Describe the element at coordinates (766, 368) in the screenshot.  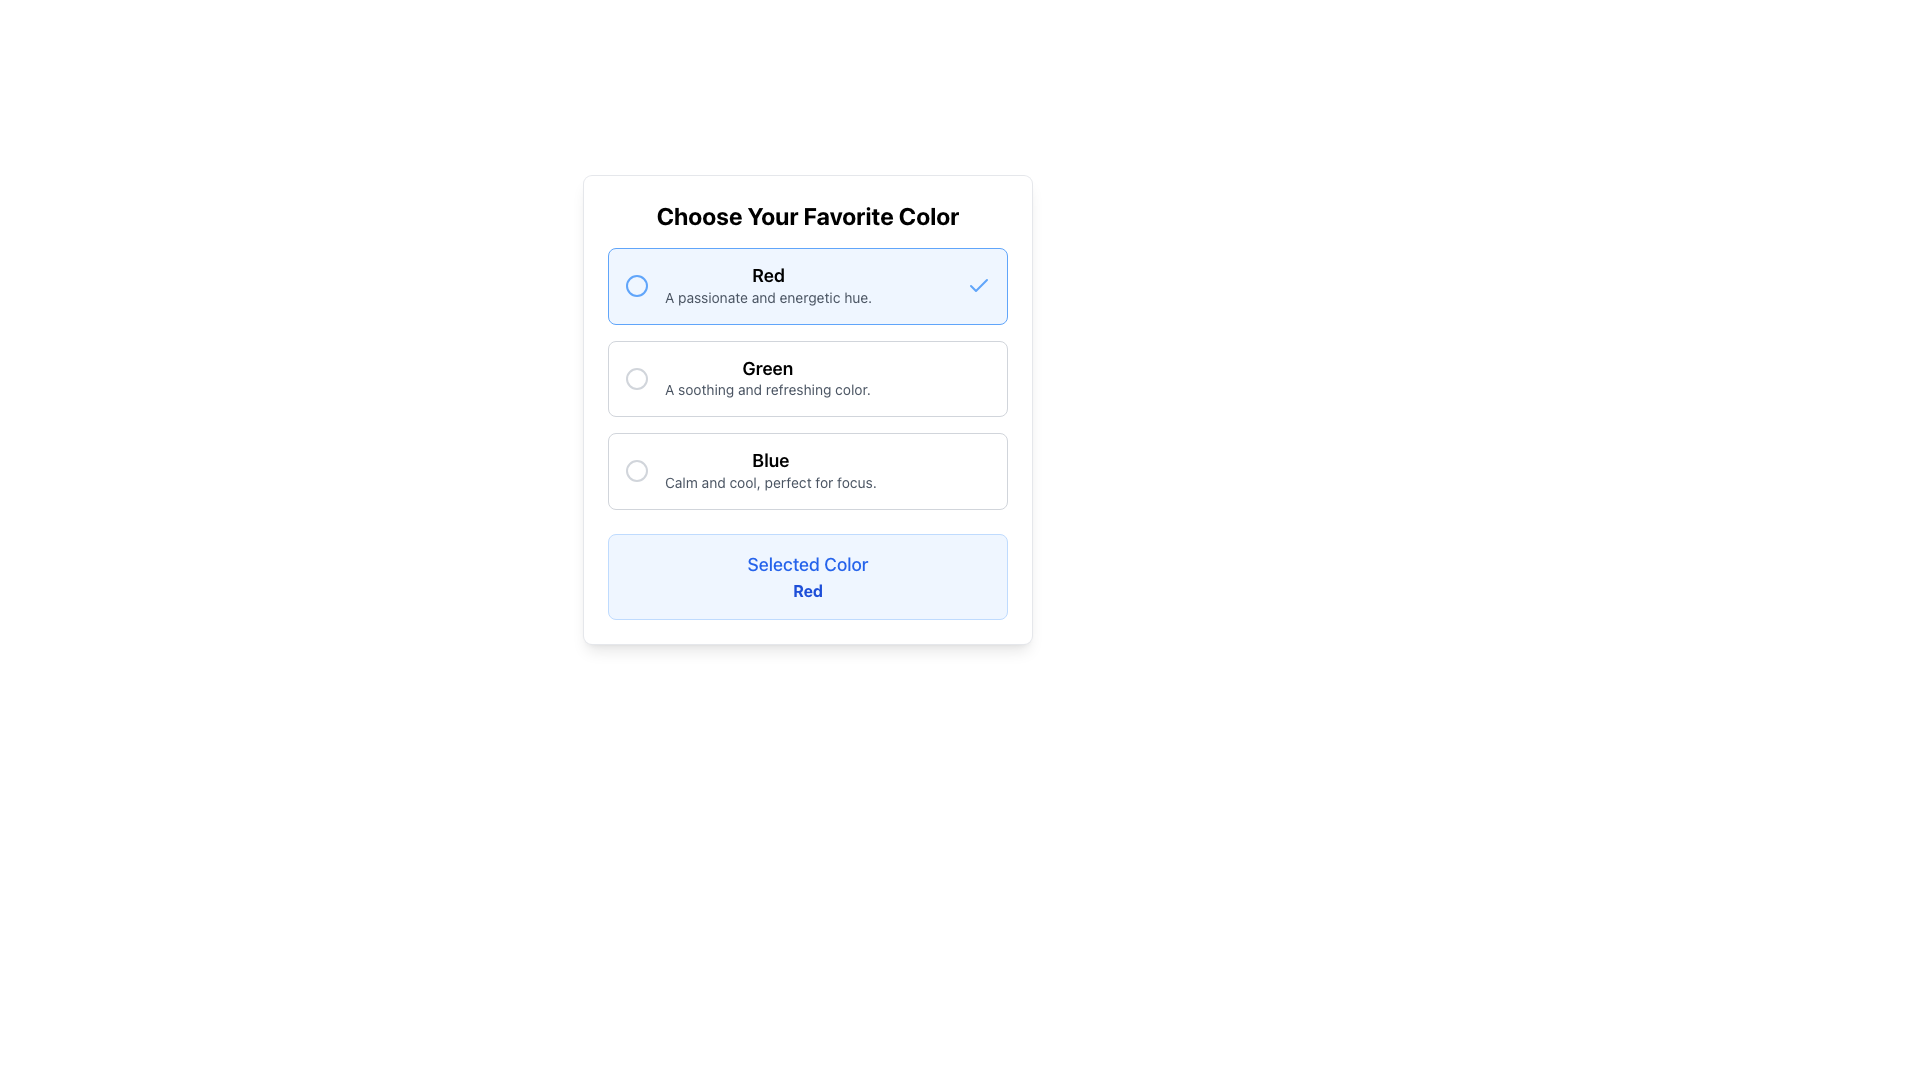
I see `the text label that indicates the option for selecting the 'Green' color, which is positioned above the description 'A soothing and refreshing color'` at that location.